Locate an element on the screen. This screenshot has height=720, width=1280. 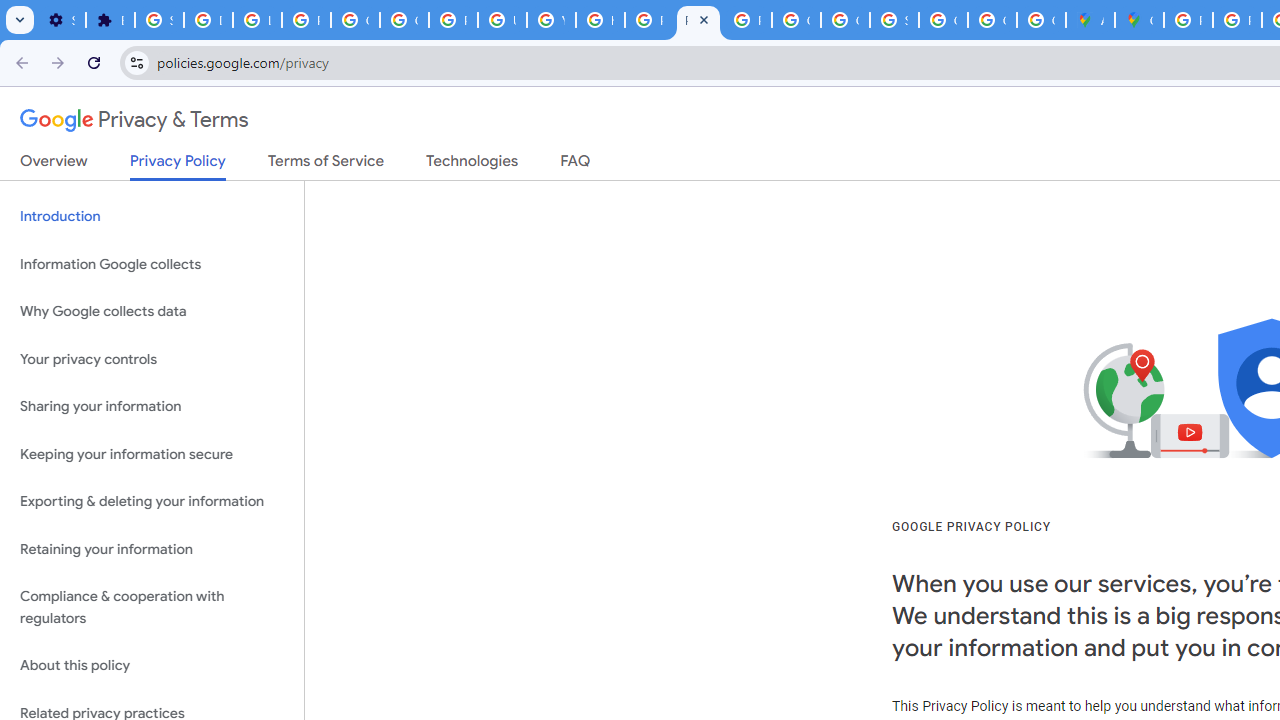
'Your privacy controls' is located at coordinates (151, 358).